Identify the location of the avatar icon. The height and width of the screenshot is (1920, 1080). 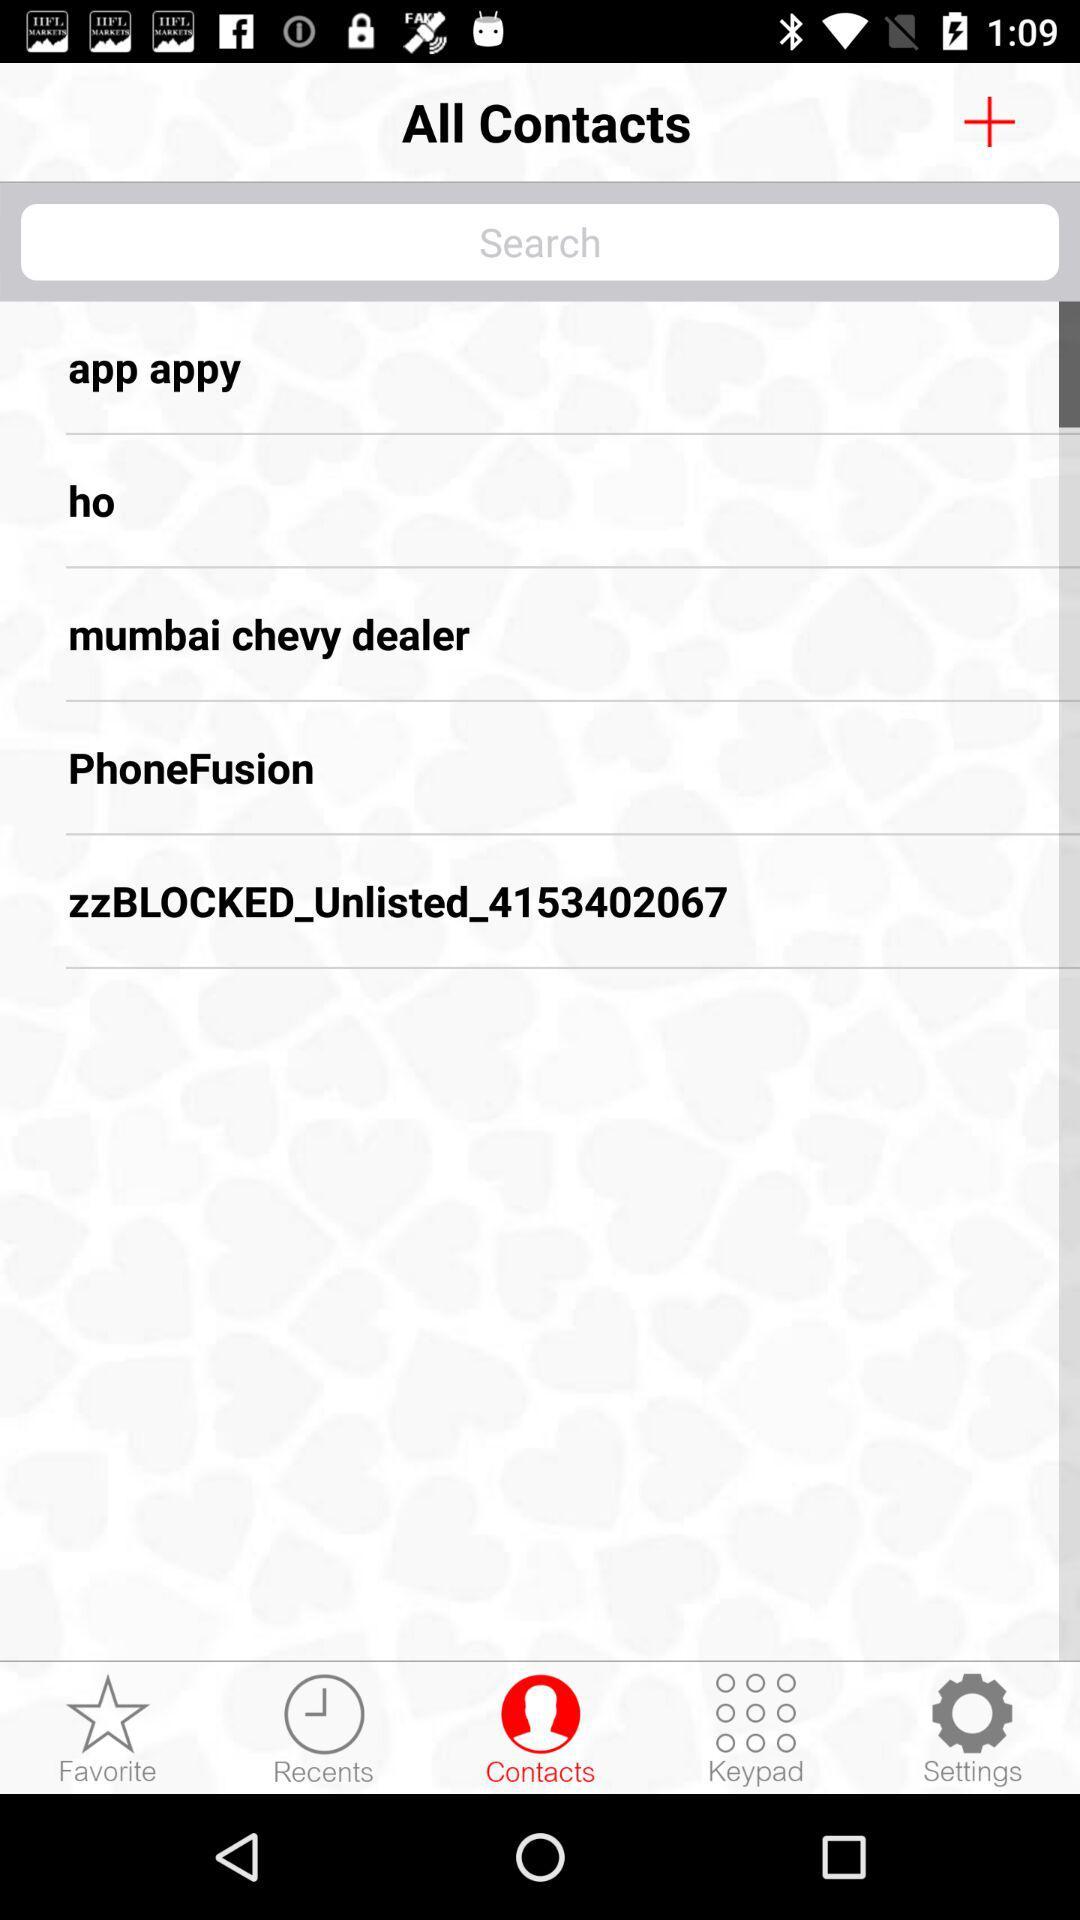
(540, 1728).